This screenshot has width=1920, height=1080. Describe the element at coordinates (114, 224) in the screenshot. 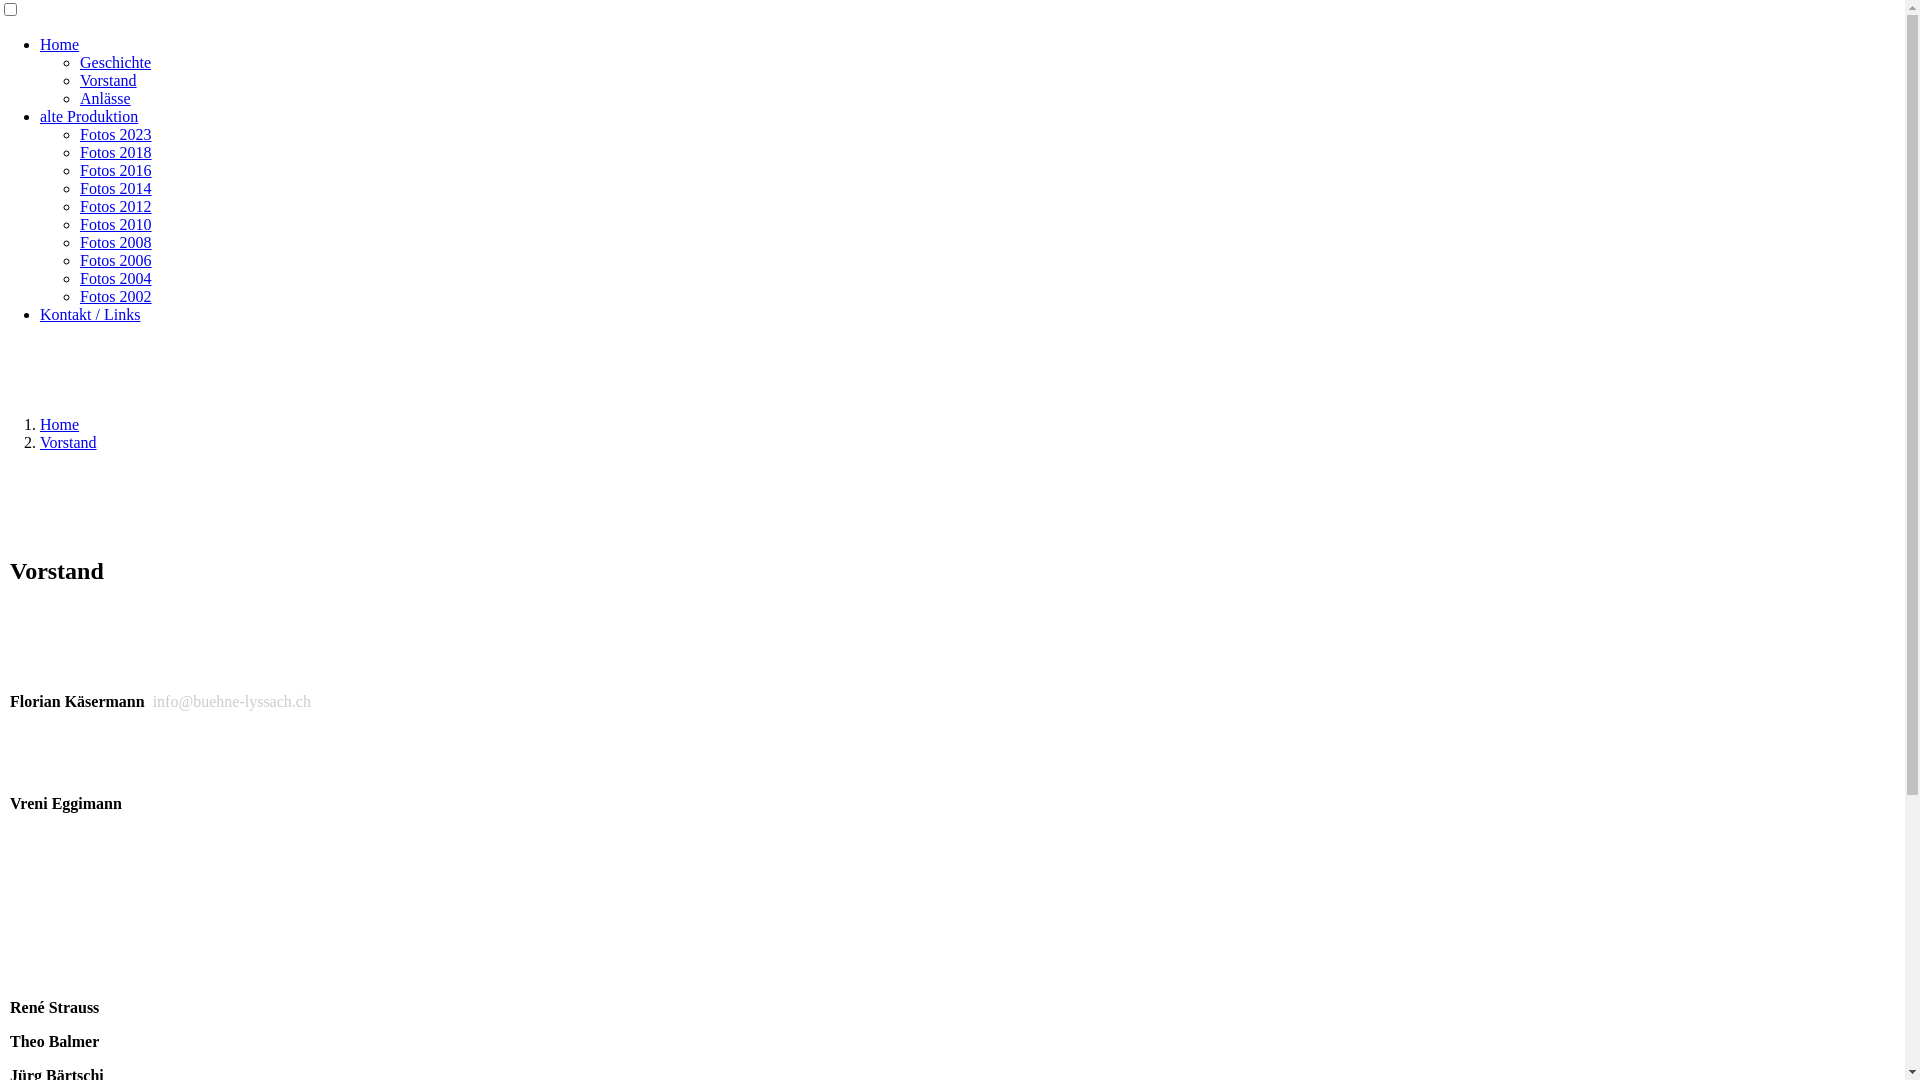

I see `'Fotos 2010'` at that location.